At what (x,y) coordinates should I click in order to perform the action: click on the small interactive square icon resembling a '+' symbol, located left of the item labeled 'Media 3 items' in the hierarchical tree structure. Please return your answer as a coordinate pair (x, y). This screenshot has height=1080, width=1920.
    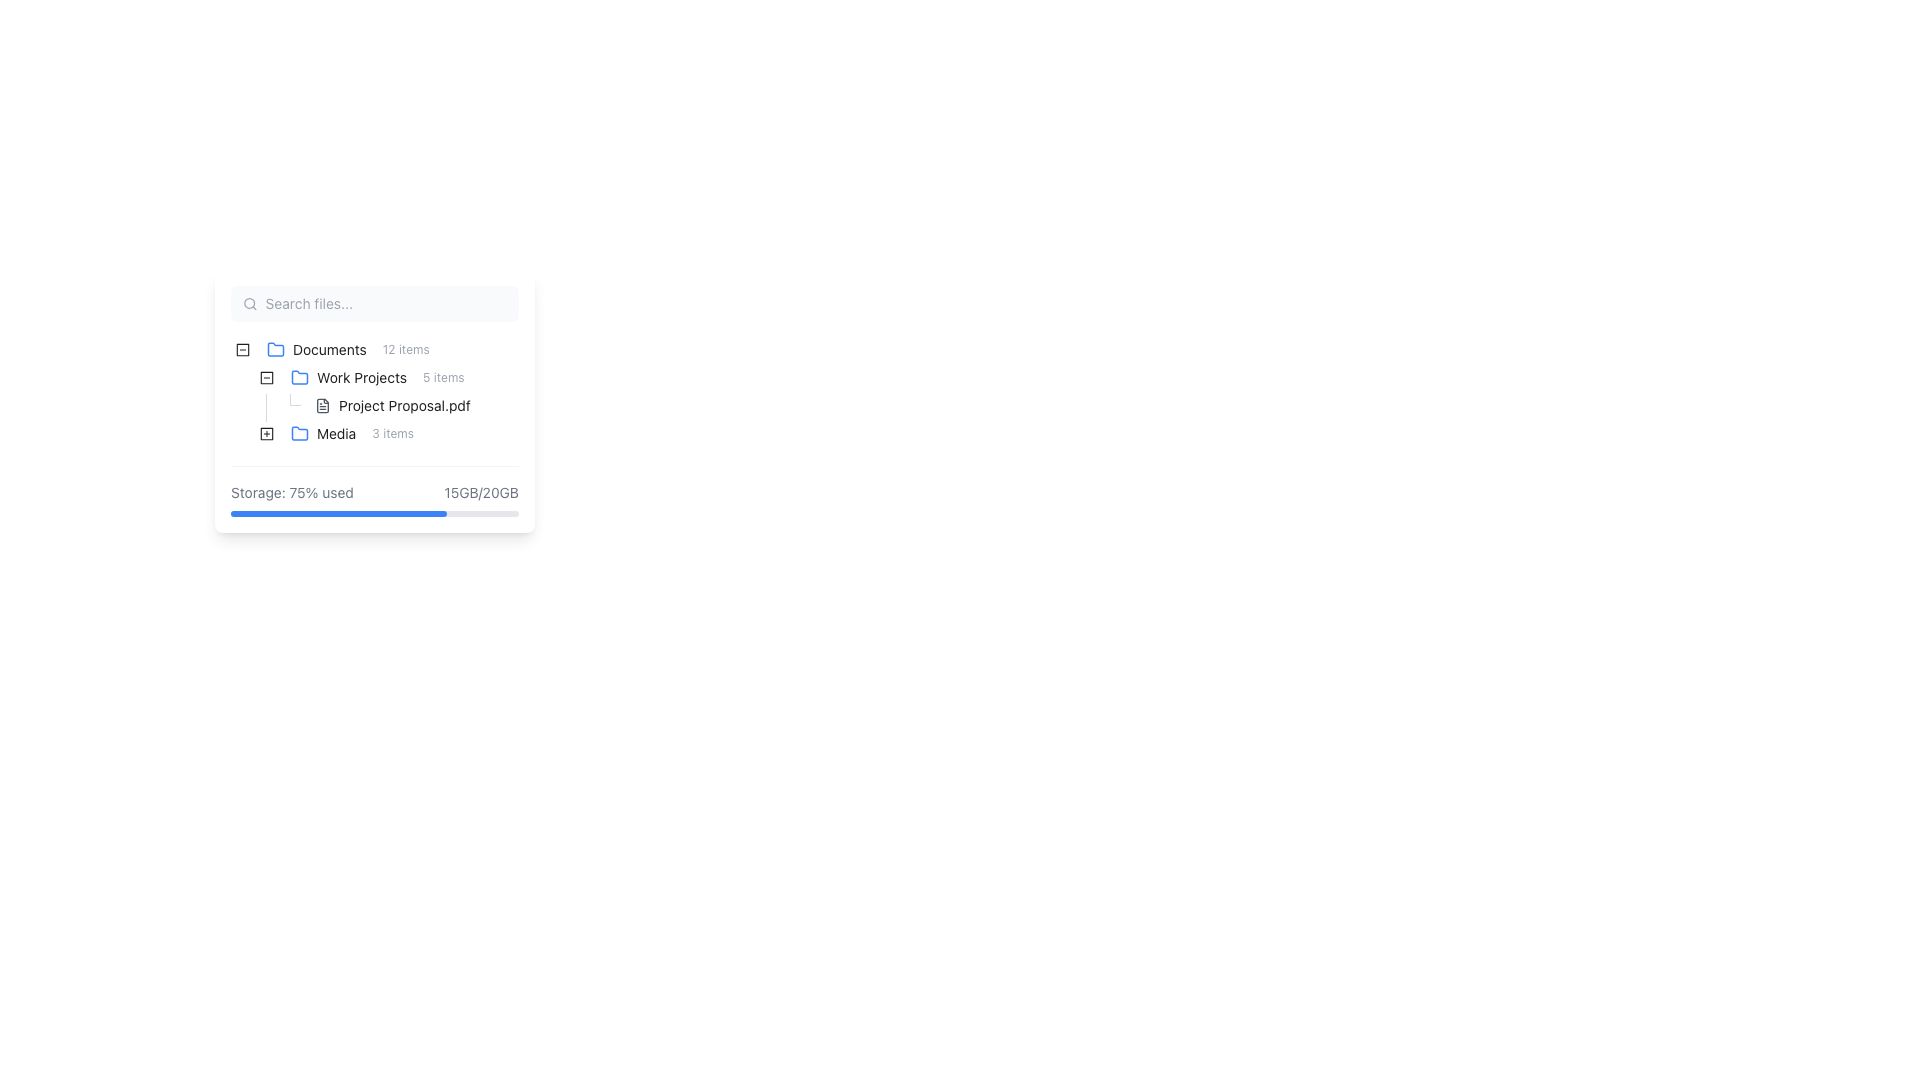
    Looking at the image, I should click on (266, 433).